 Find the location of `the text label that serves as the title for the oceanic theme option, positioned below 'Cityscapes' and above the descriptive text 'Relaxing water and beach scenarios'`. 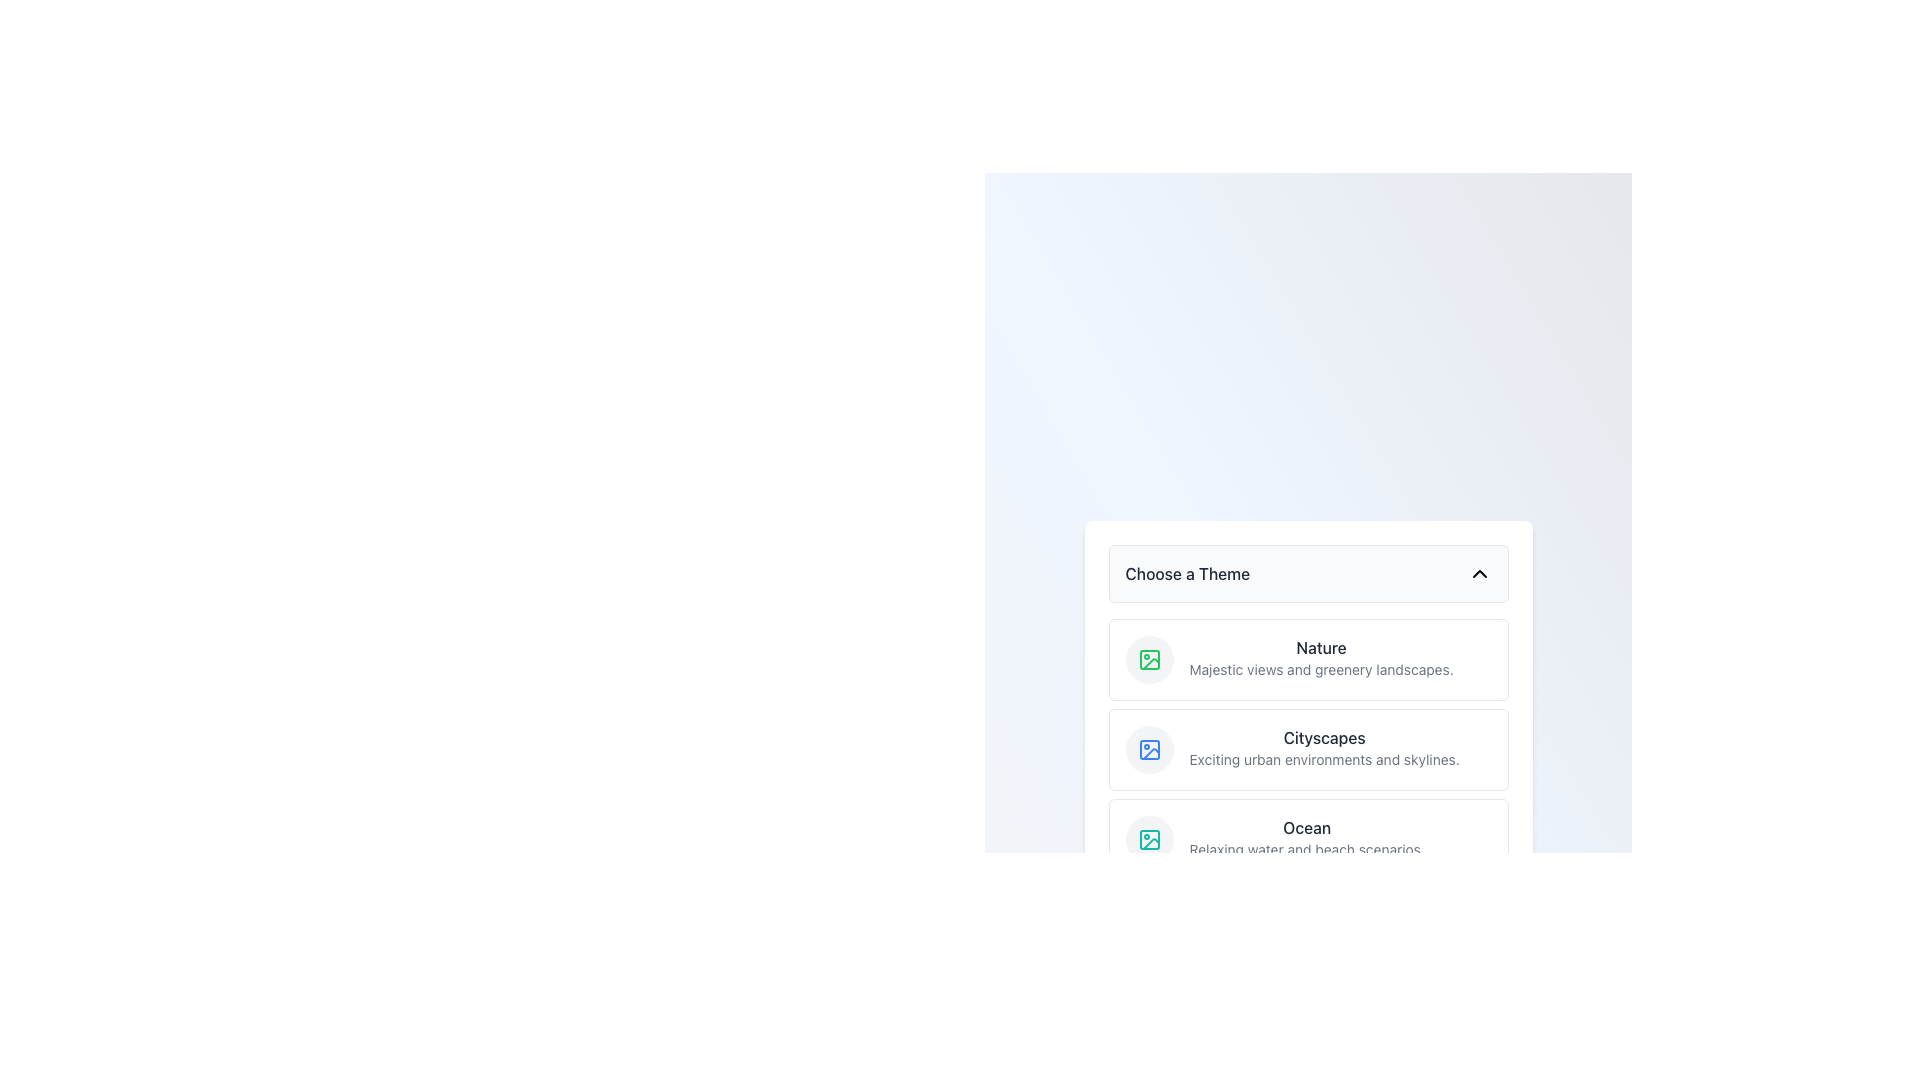

the text label that serves as the title for the oceanic theme option, positioned below 'Cityscapes' and above the descriptive text 'Relaxing water and beach scenarios' is located at coordinates (1307, 828).